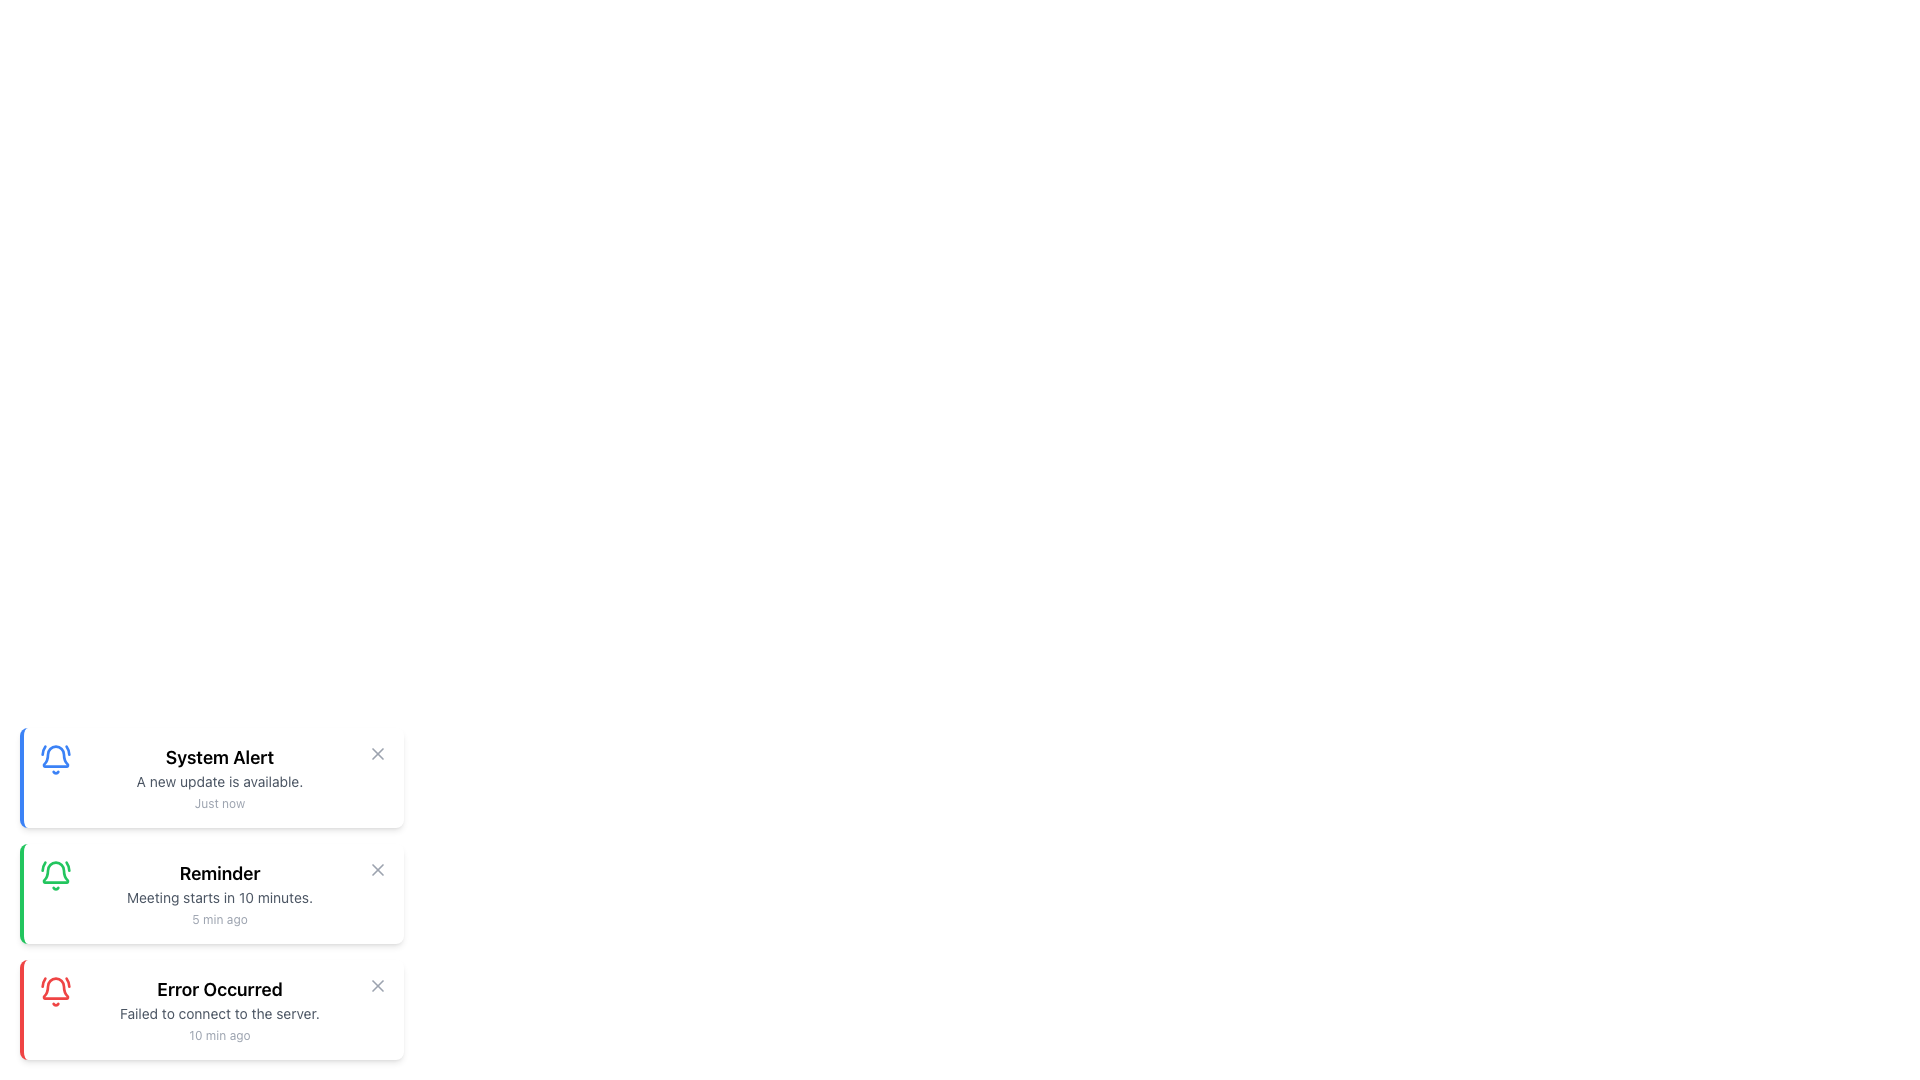 Image resolution: width=1920 pixels, height=1080 pixels. What do you see at coordinates (220, 893) in the screenshot?
I see `the Notification element that displays a bold header 'Reminder', a descriptive text 'Meeting starts in 10 minutes.', and a time indicator '5 min ago', located second from the top of a list of notification cards` at bounding box center [220, 893].